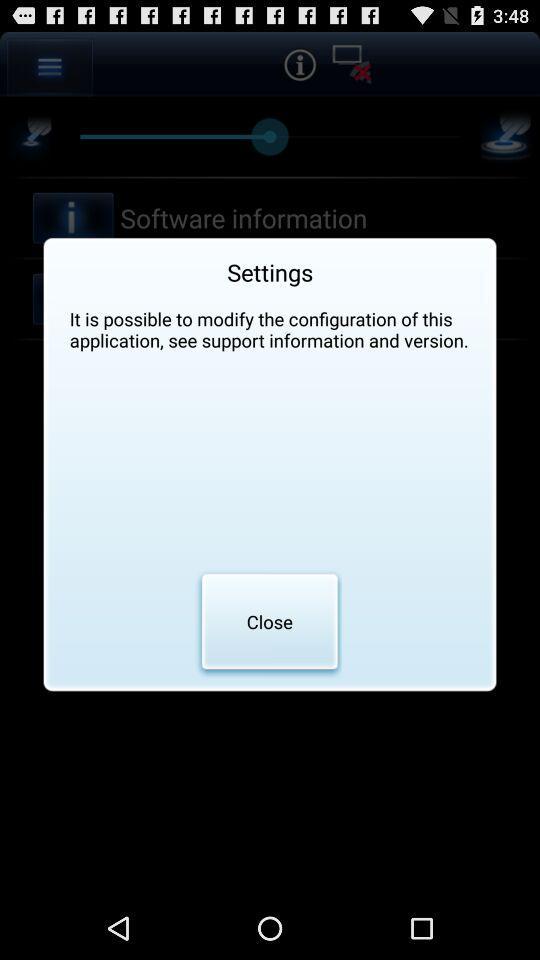 The image size is (540, 960). What do you see at coordinates (50, 71) in the screenshot?
I see `the menu icon` at bounding box center [50, 71].